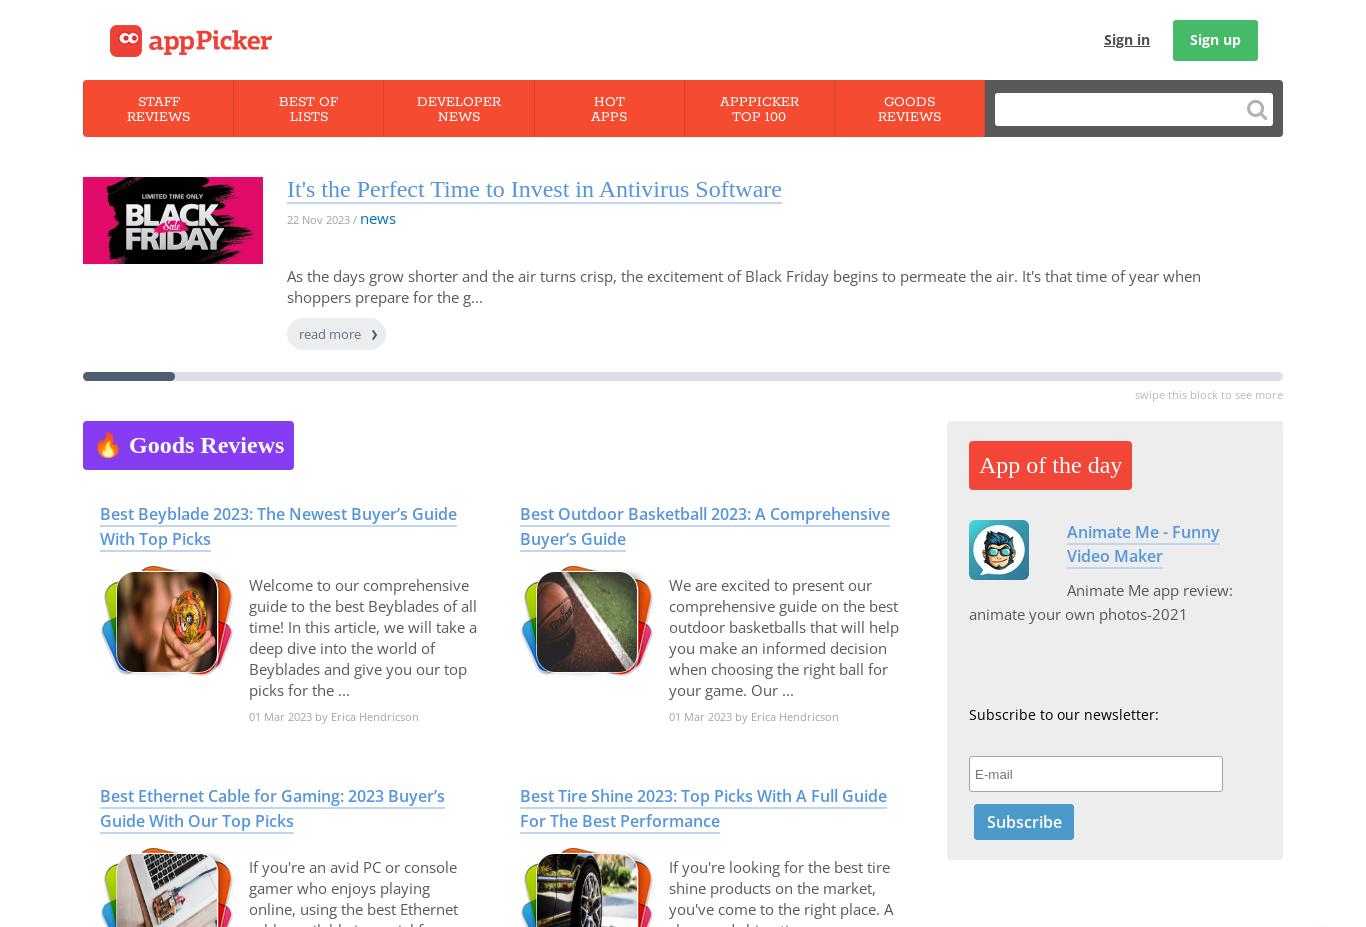 The height and width of the screenshot is (927, 1366). I want to click on 'swipe this block to see more', so click(1209, 393).